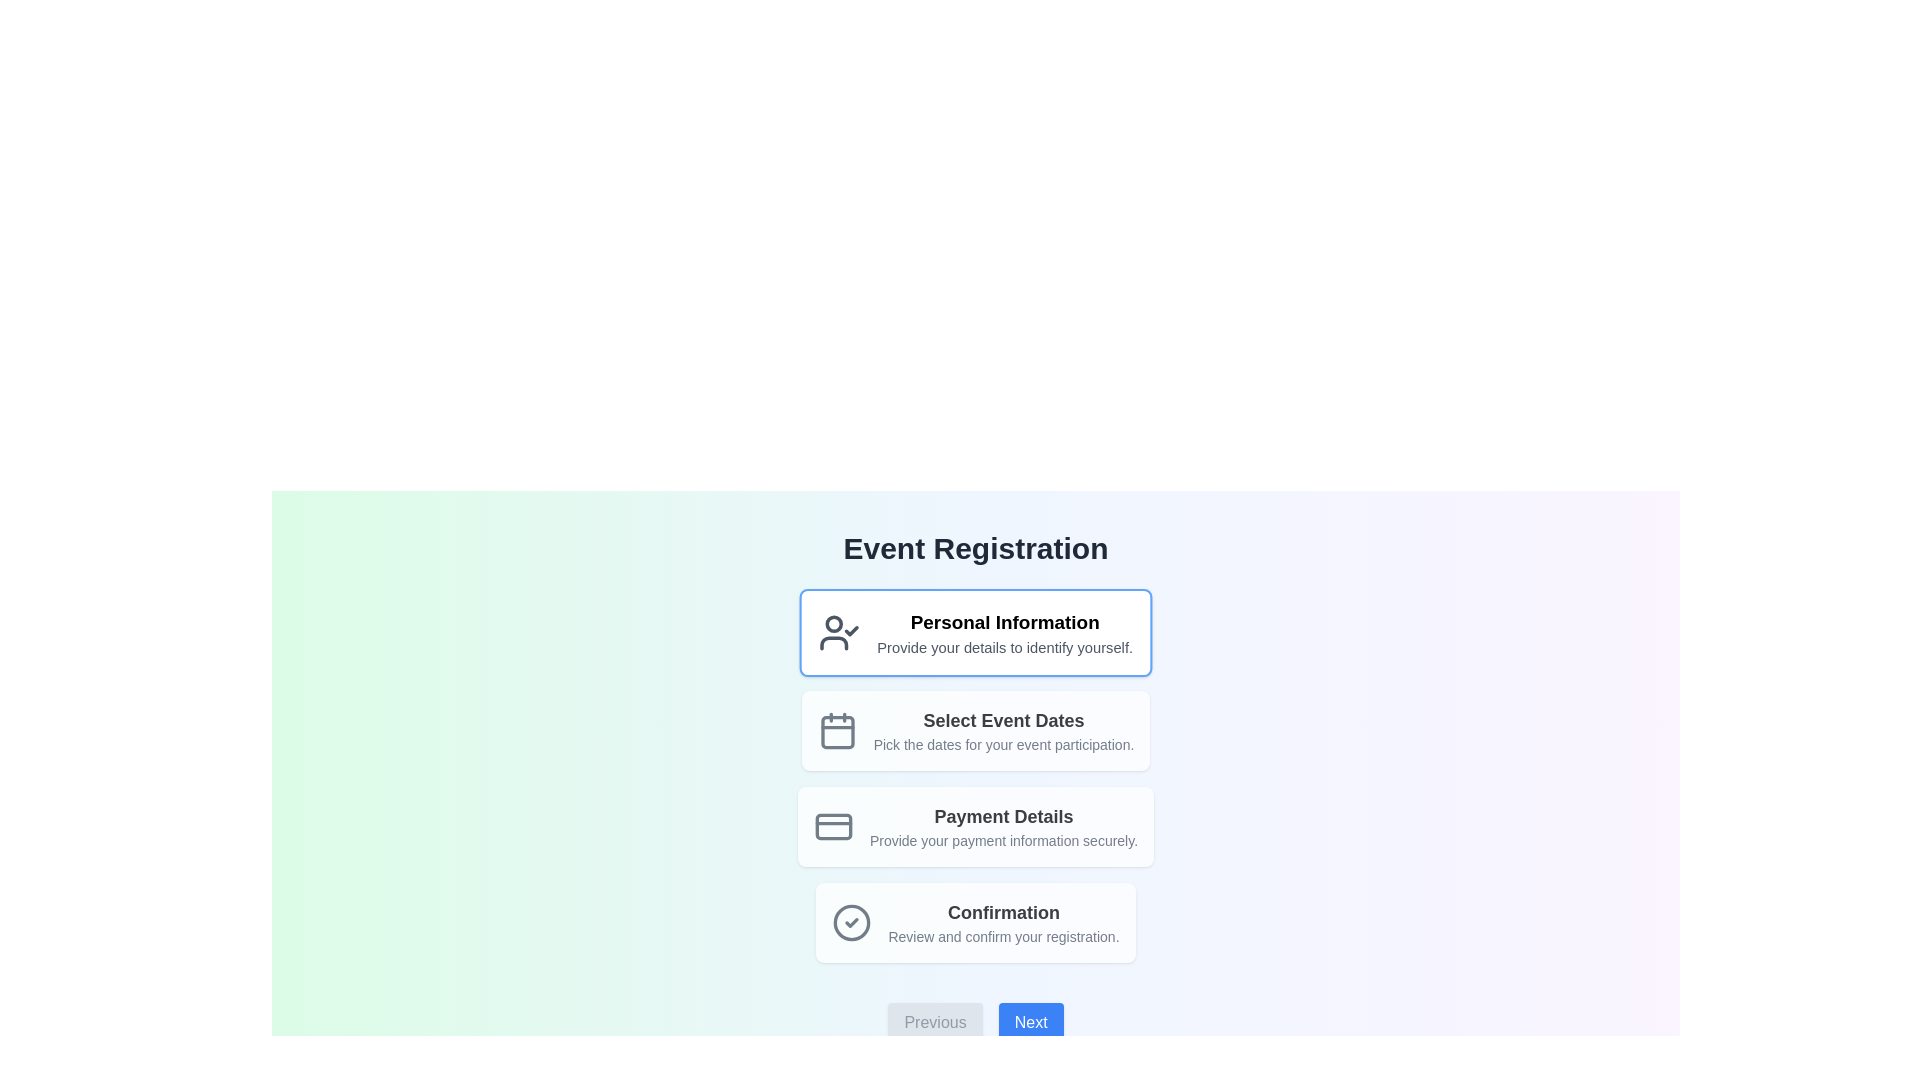  I want to click on the Section header that contains a calendar icon and the text 'Select Event Dates' with the description 'Pick the dates for your event participation.', so click(975, 731).